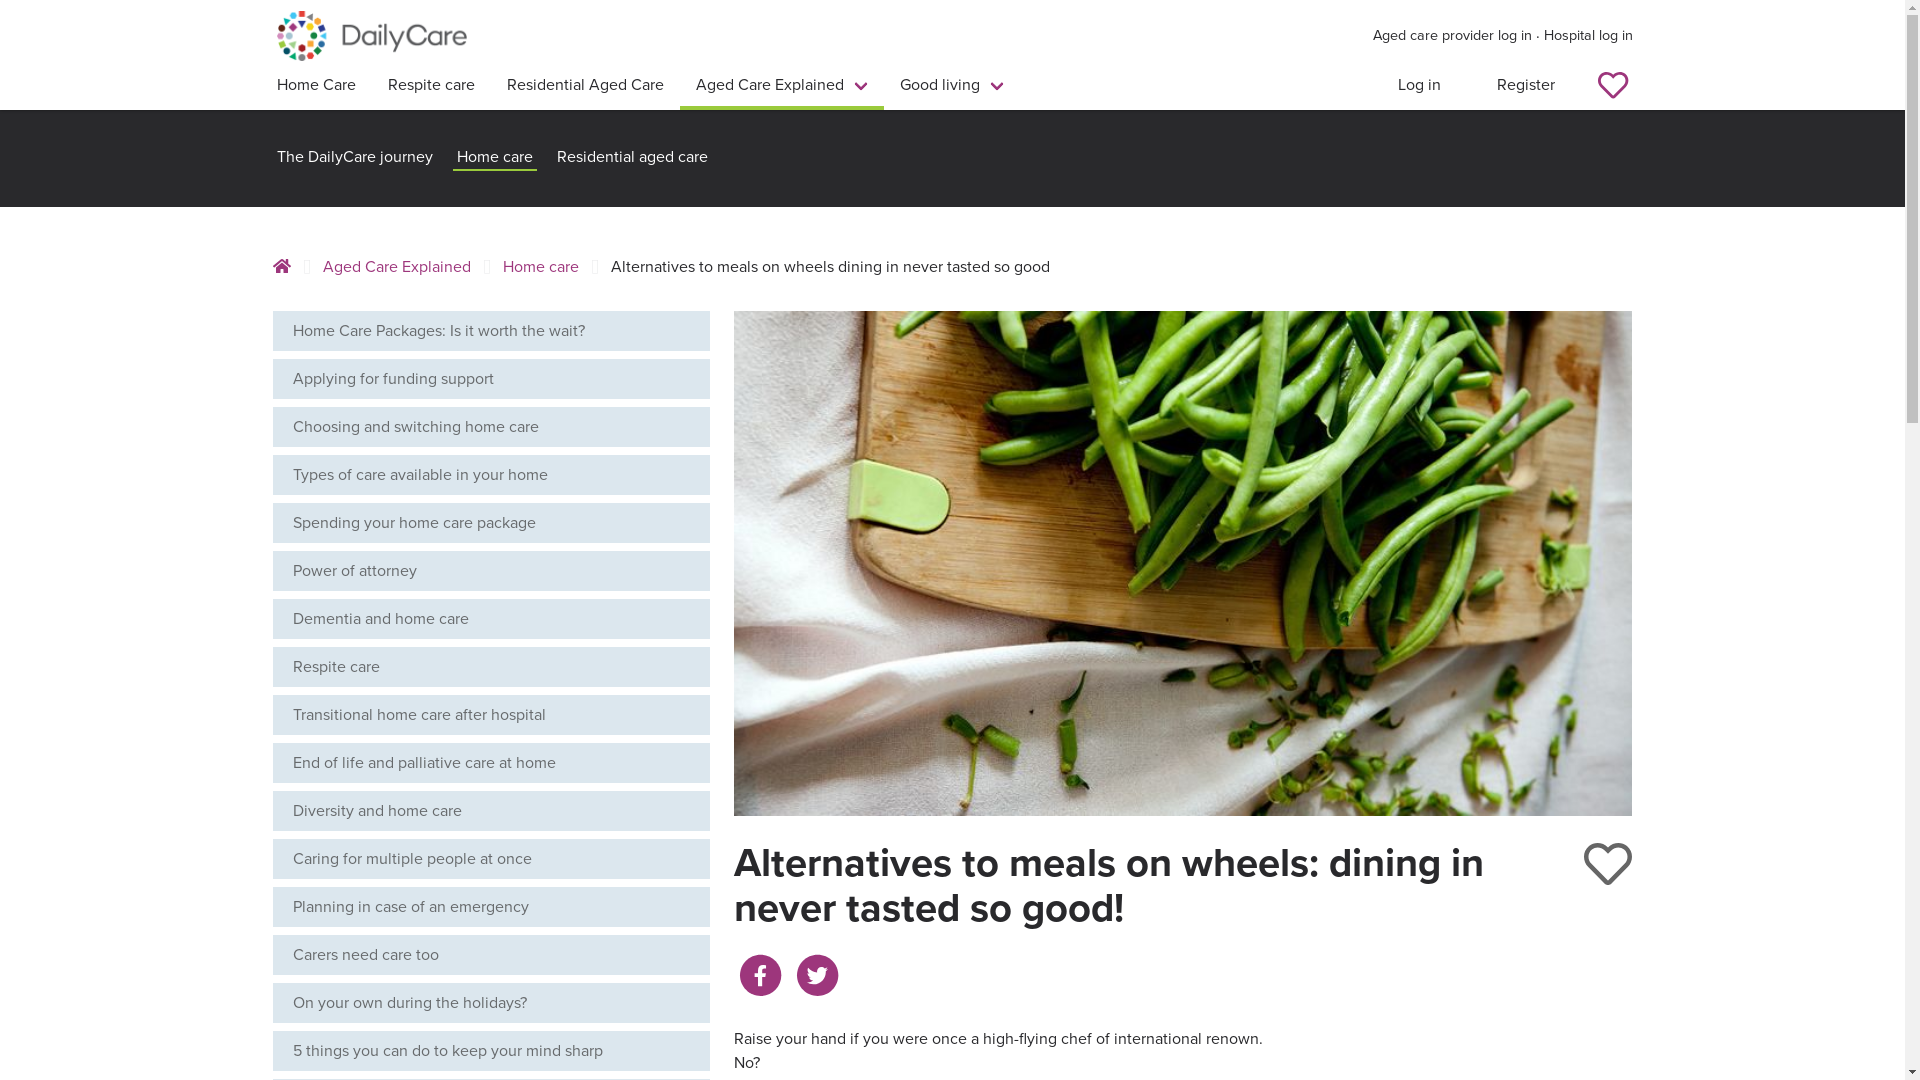 Image resolution: width=1920 pixels, height=1080 pixels. Describe the element at coordinates (490, 522) in the screenshot. I see `'Spending your home care package'` at that location.